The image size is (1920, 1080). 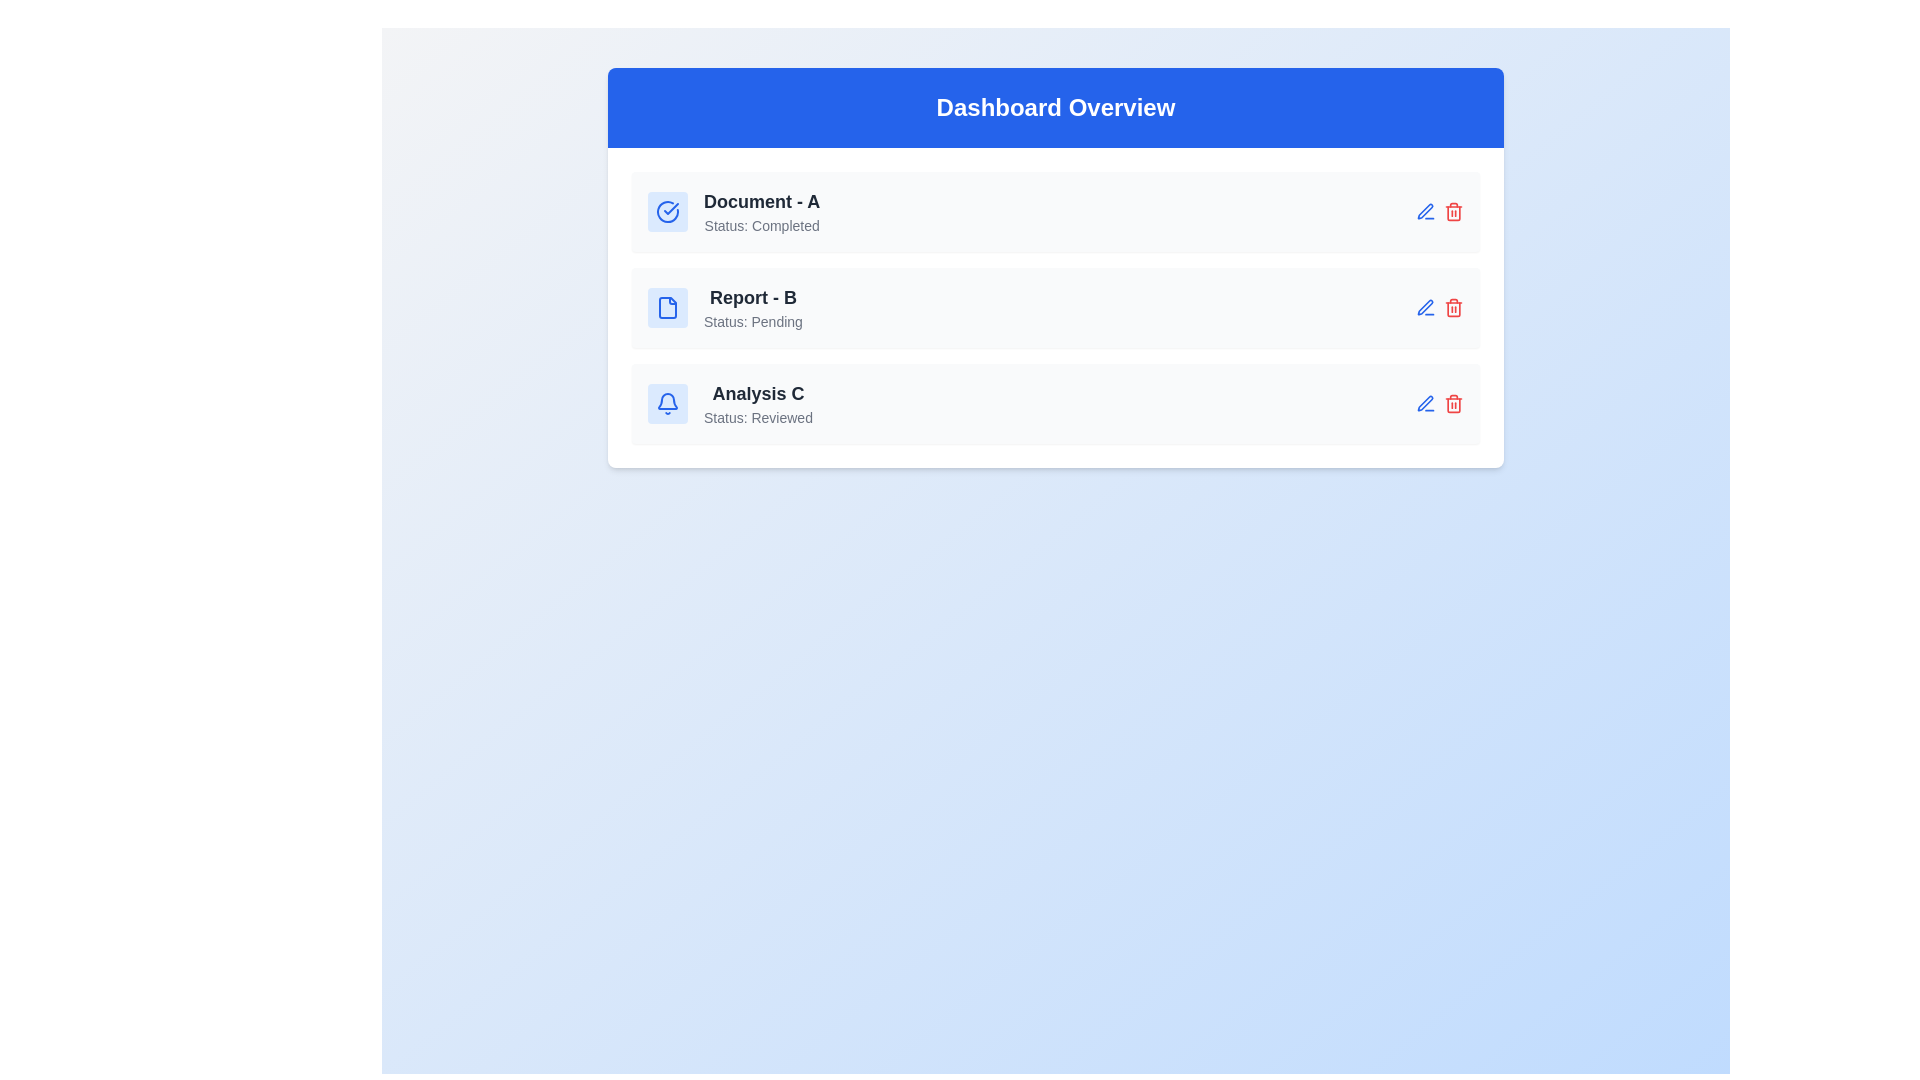 What do you see at coordinates (752, 297) in the screenshot?
I see `the static text label displaying 'Report - B', which is the second item in the list under 'Dashboard Overview'` at bounding box center [752, 297].